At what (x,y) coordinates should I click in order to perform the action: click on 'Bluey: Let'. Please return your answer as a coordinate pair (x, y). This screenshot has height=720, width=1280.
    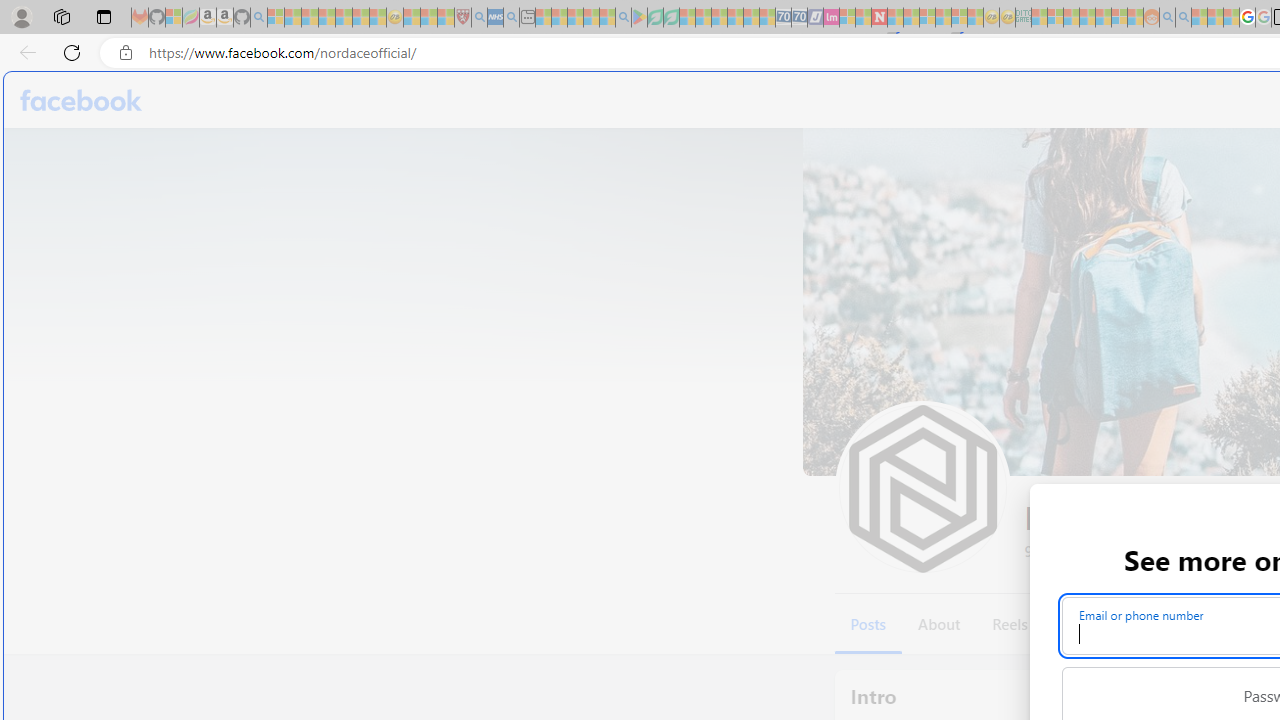
    Looking at the image, I should click on (638, 17).